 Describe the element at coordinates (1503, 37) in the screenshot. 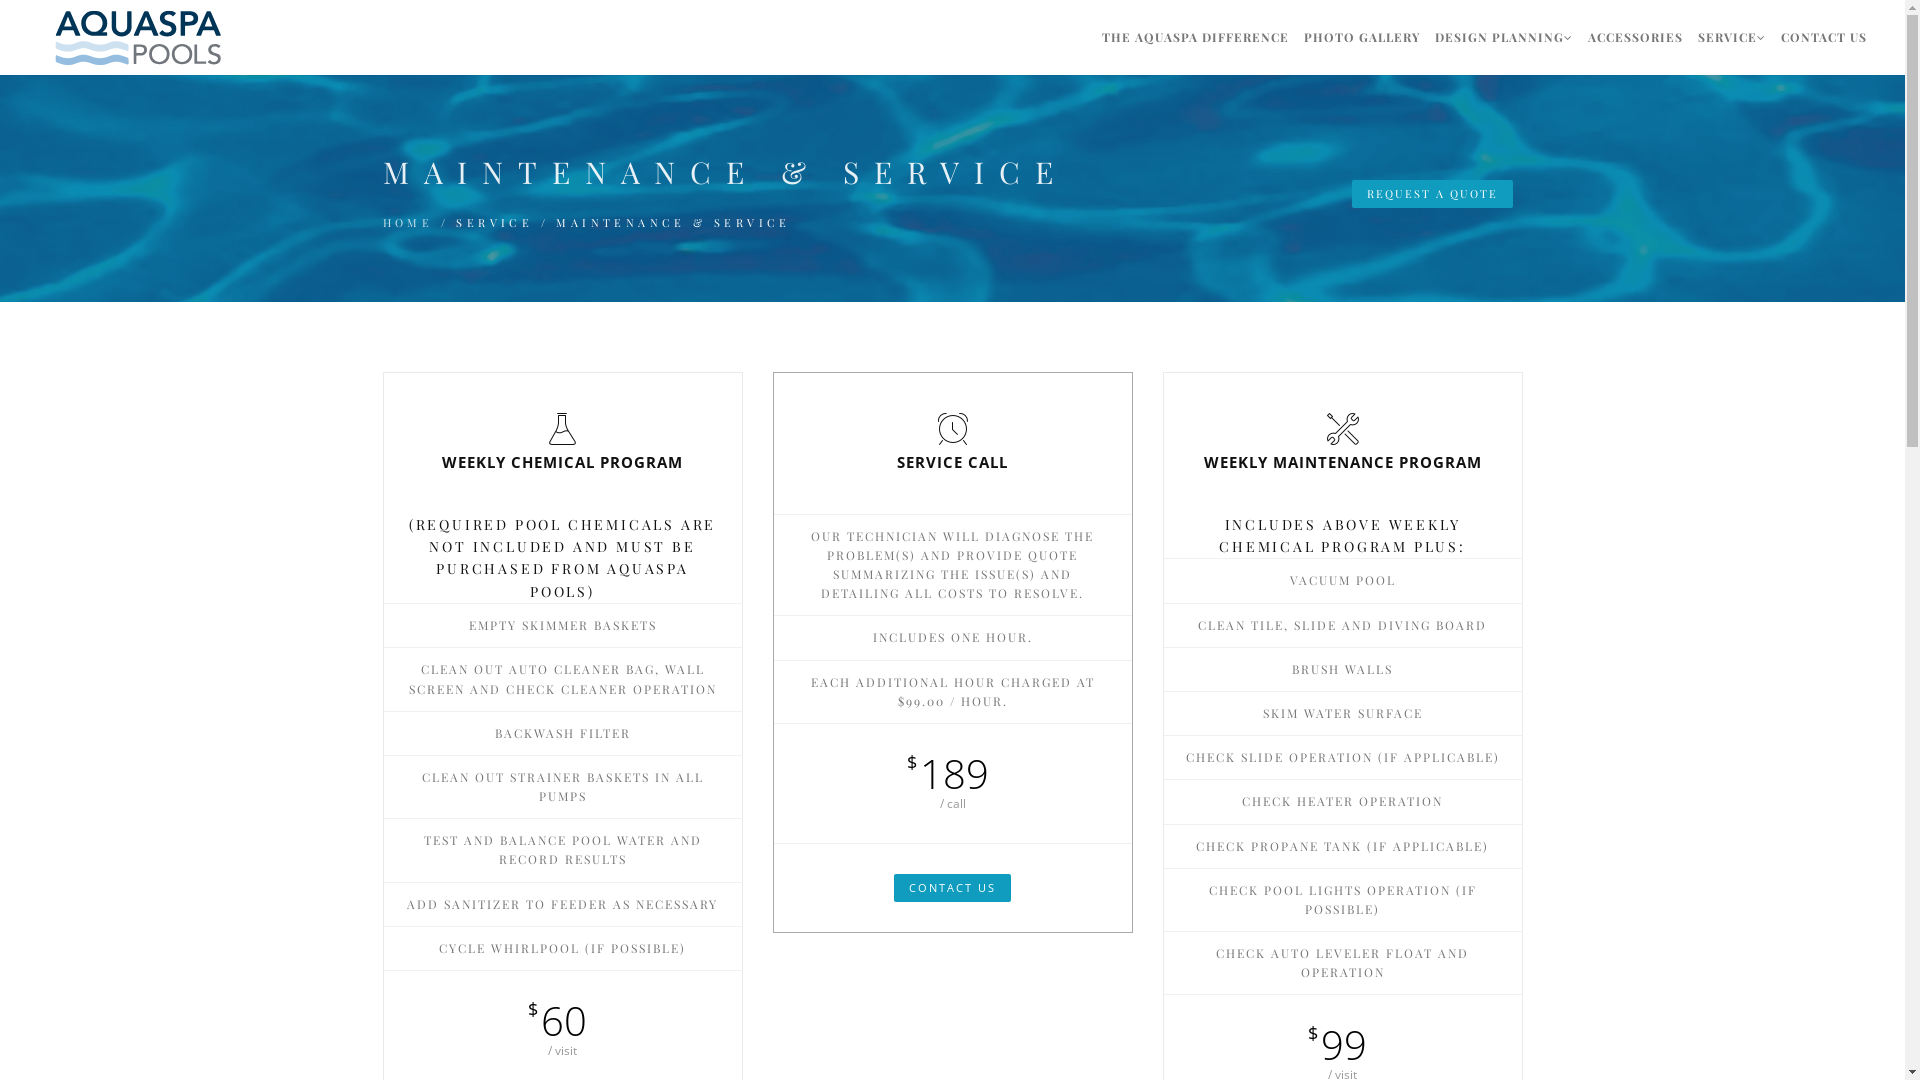

I see `'DESIGN PLANNING'` at that location.